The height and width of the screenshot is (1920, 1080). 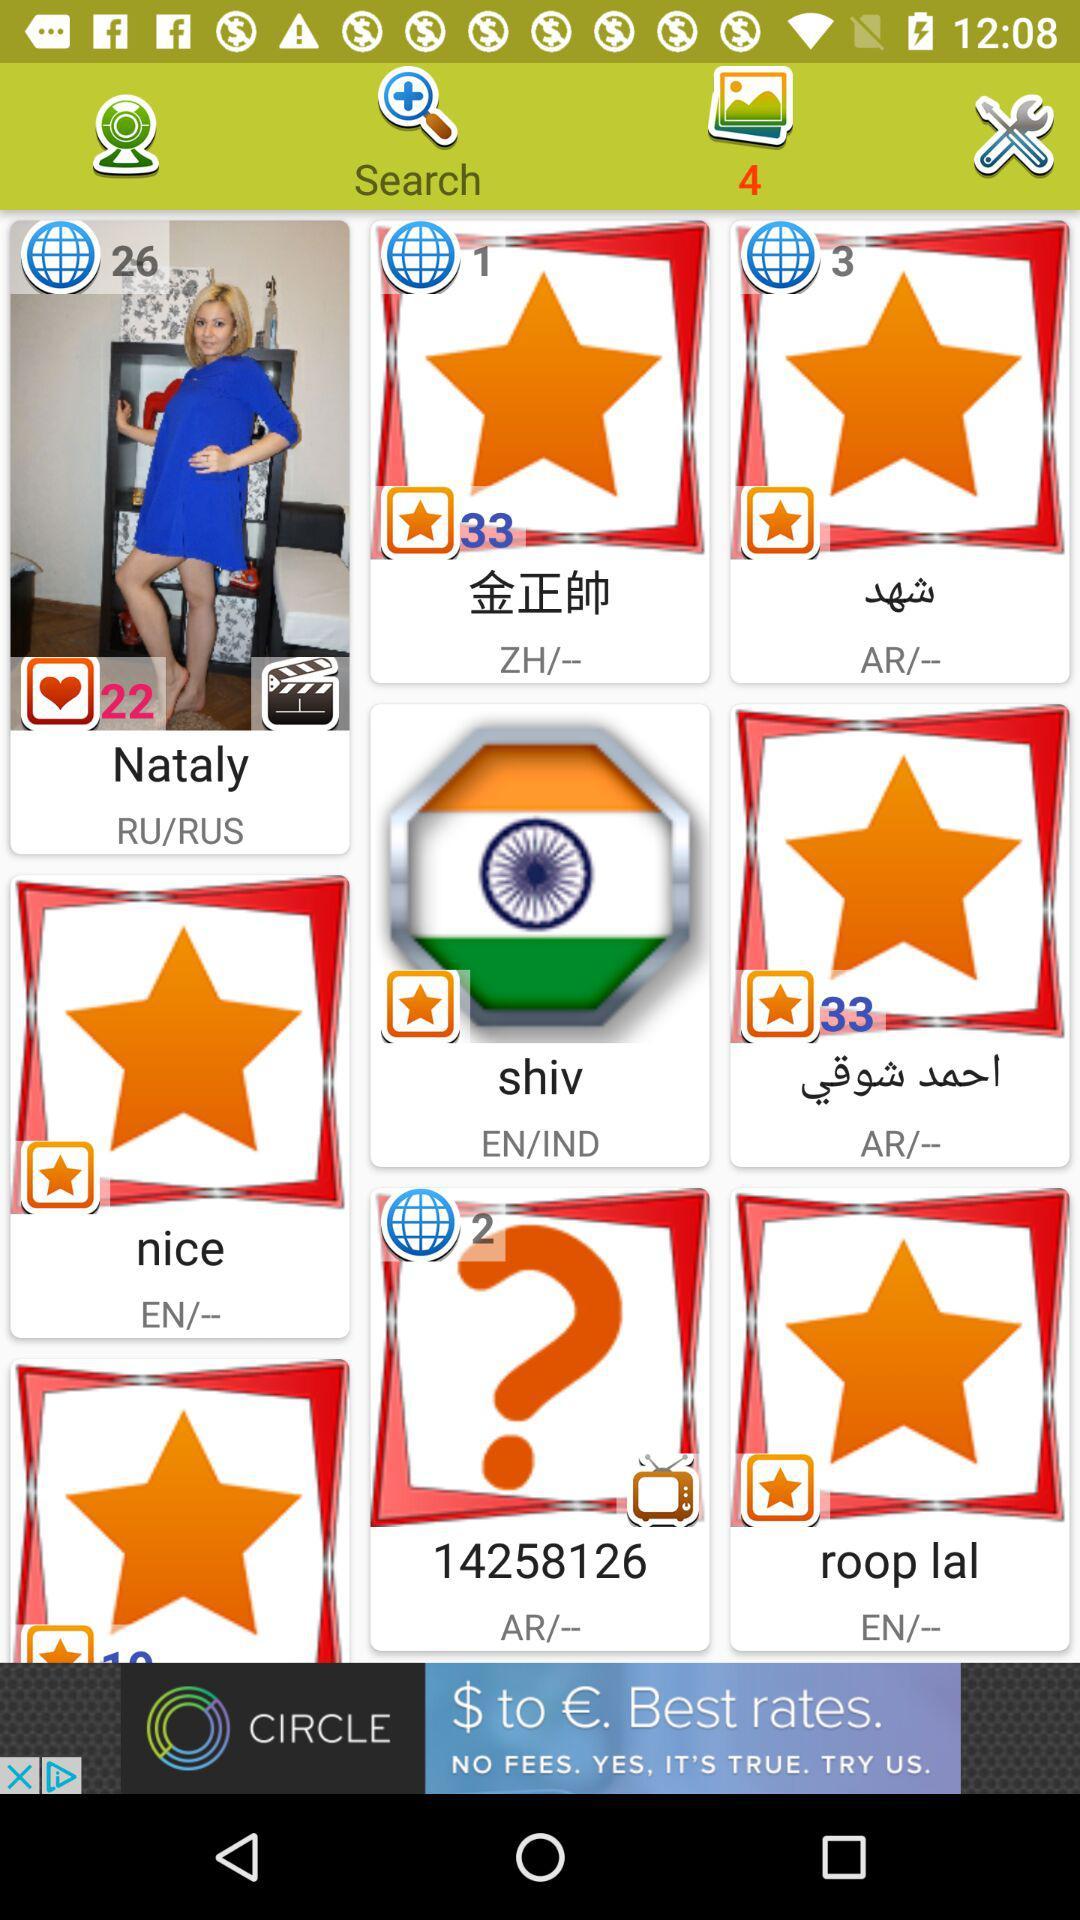 What do you see at coordinates (540, 1727) in the screenshot?
I see `banner advertisement` at bounding box center [540, 1727].